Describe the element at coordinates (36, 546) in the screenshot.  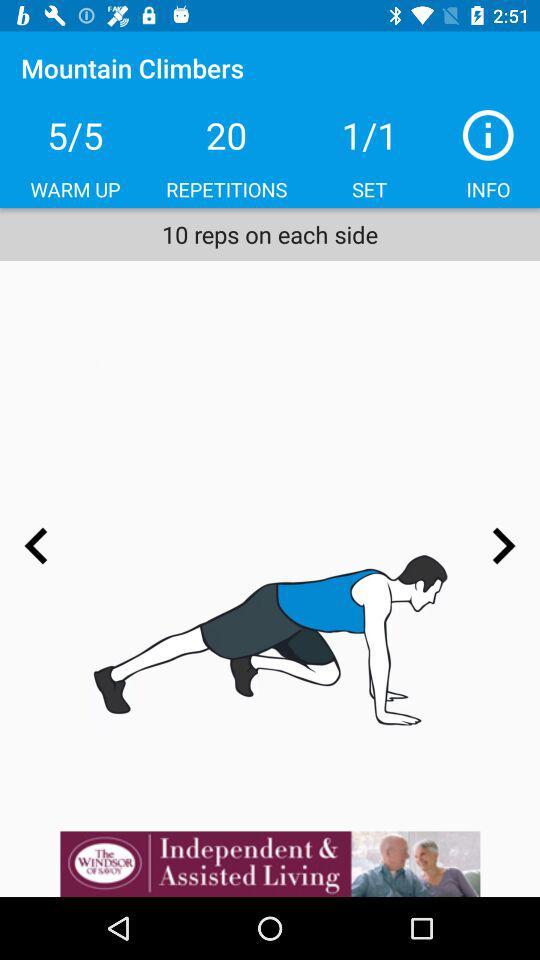
I see `the arrow_backward icon` at that location.